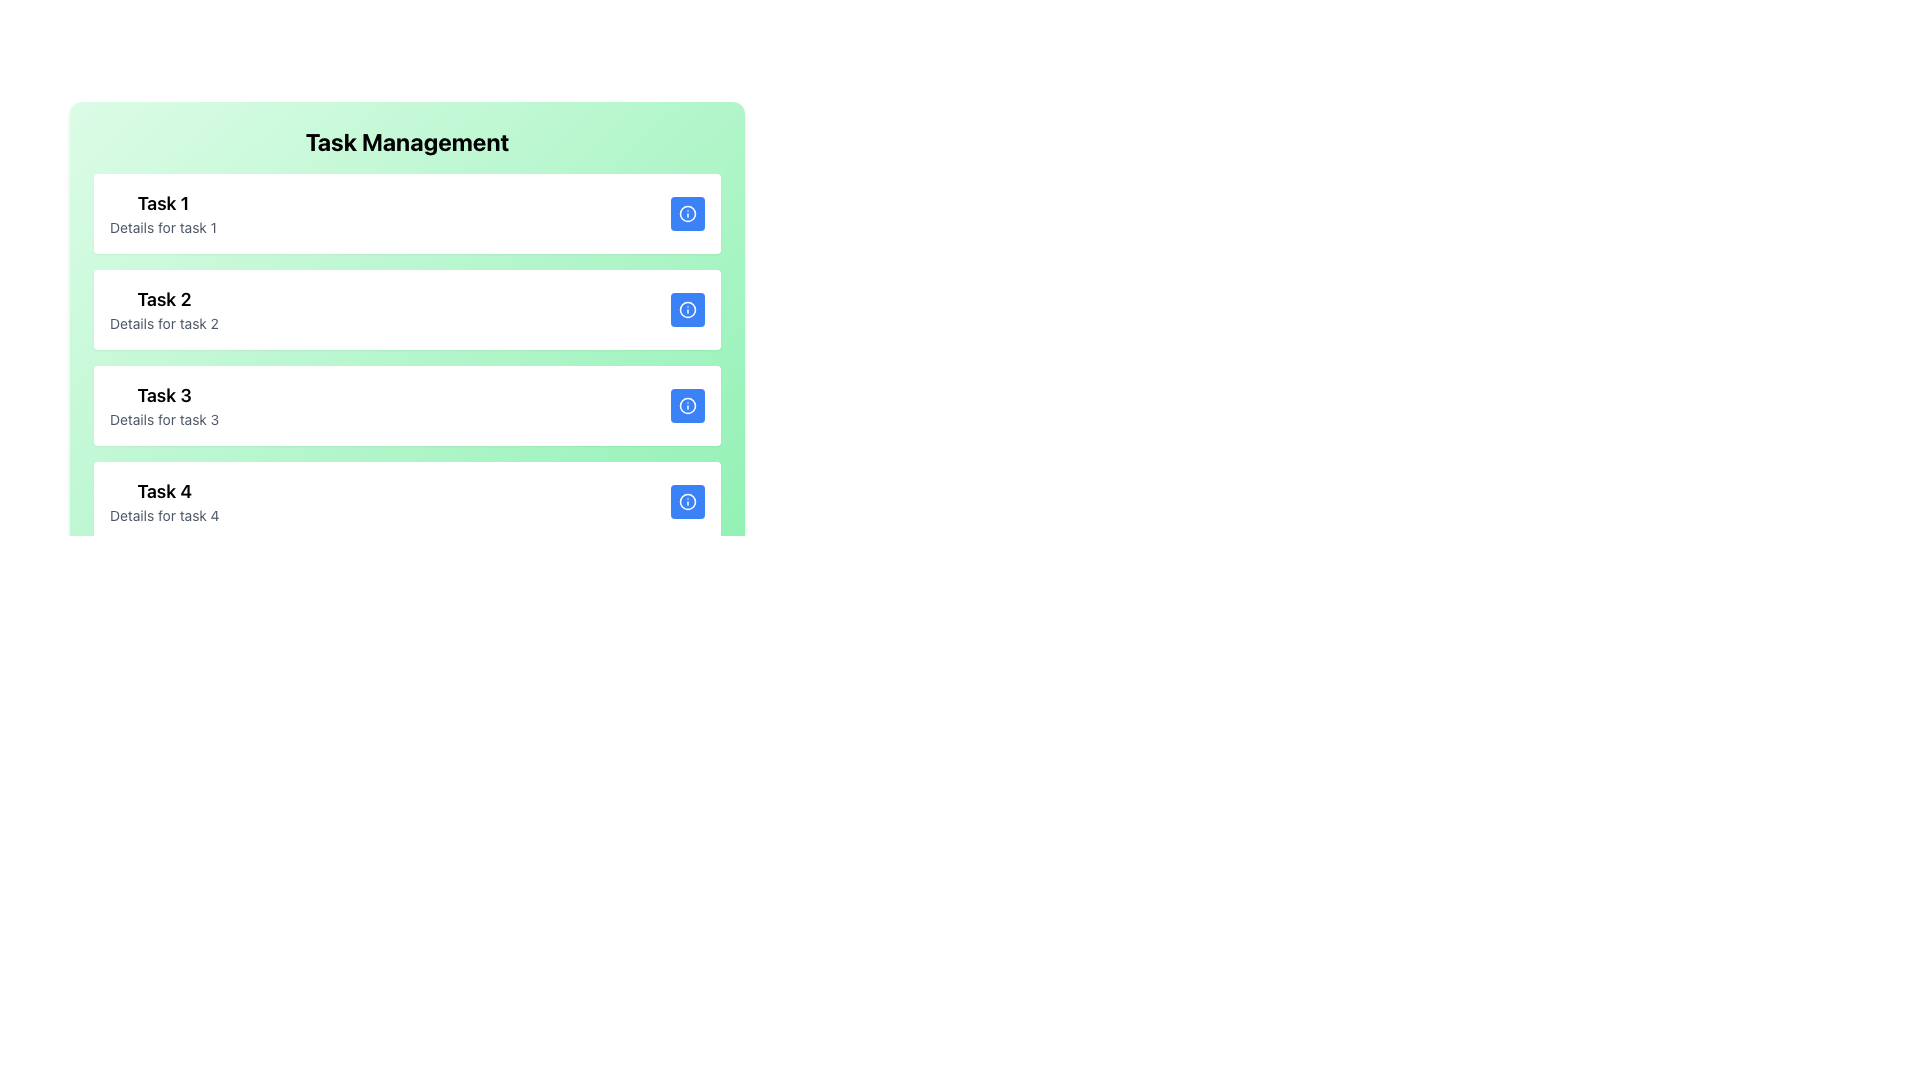  I want to click on the blue rounded-rectangle button with an informational icon, so click(687, 213).